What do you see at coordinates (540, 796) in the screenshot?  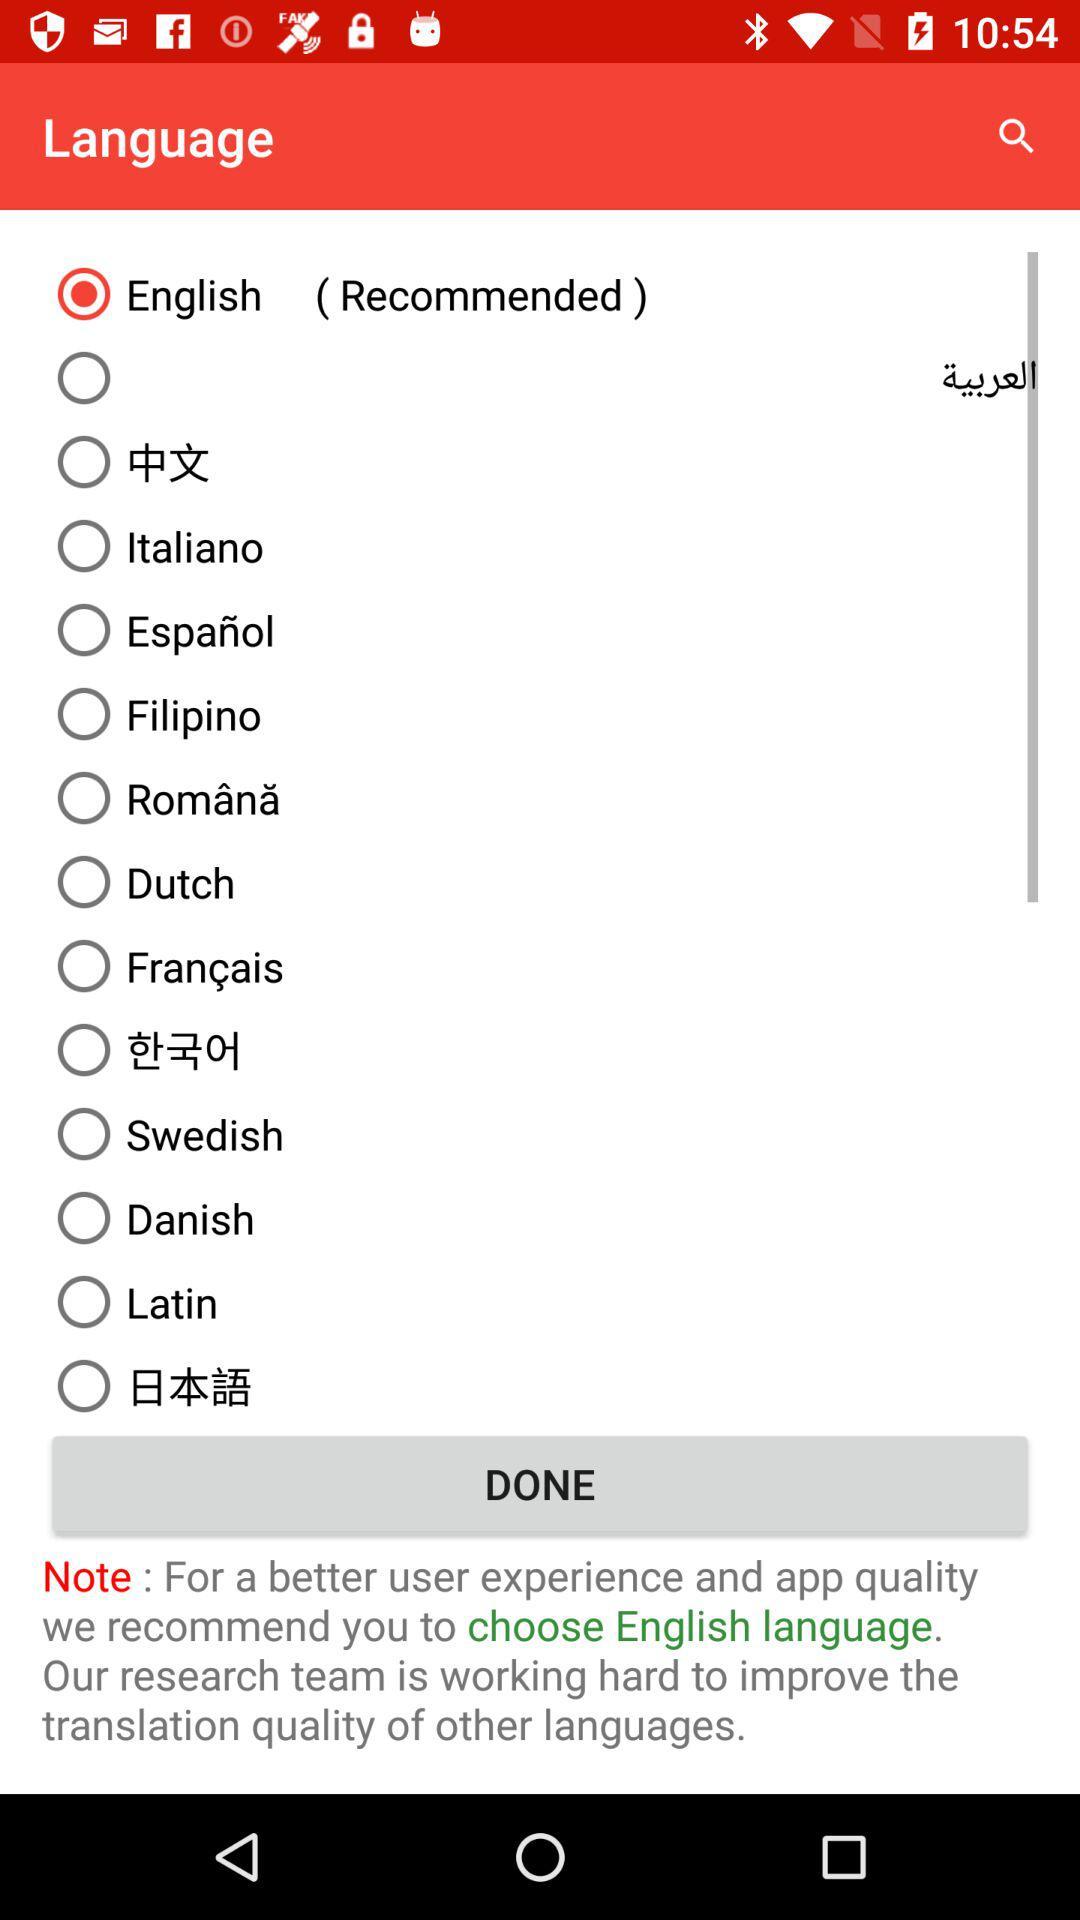 I see `icon above dutch` at bounding box center [540, 796].